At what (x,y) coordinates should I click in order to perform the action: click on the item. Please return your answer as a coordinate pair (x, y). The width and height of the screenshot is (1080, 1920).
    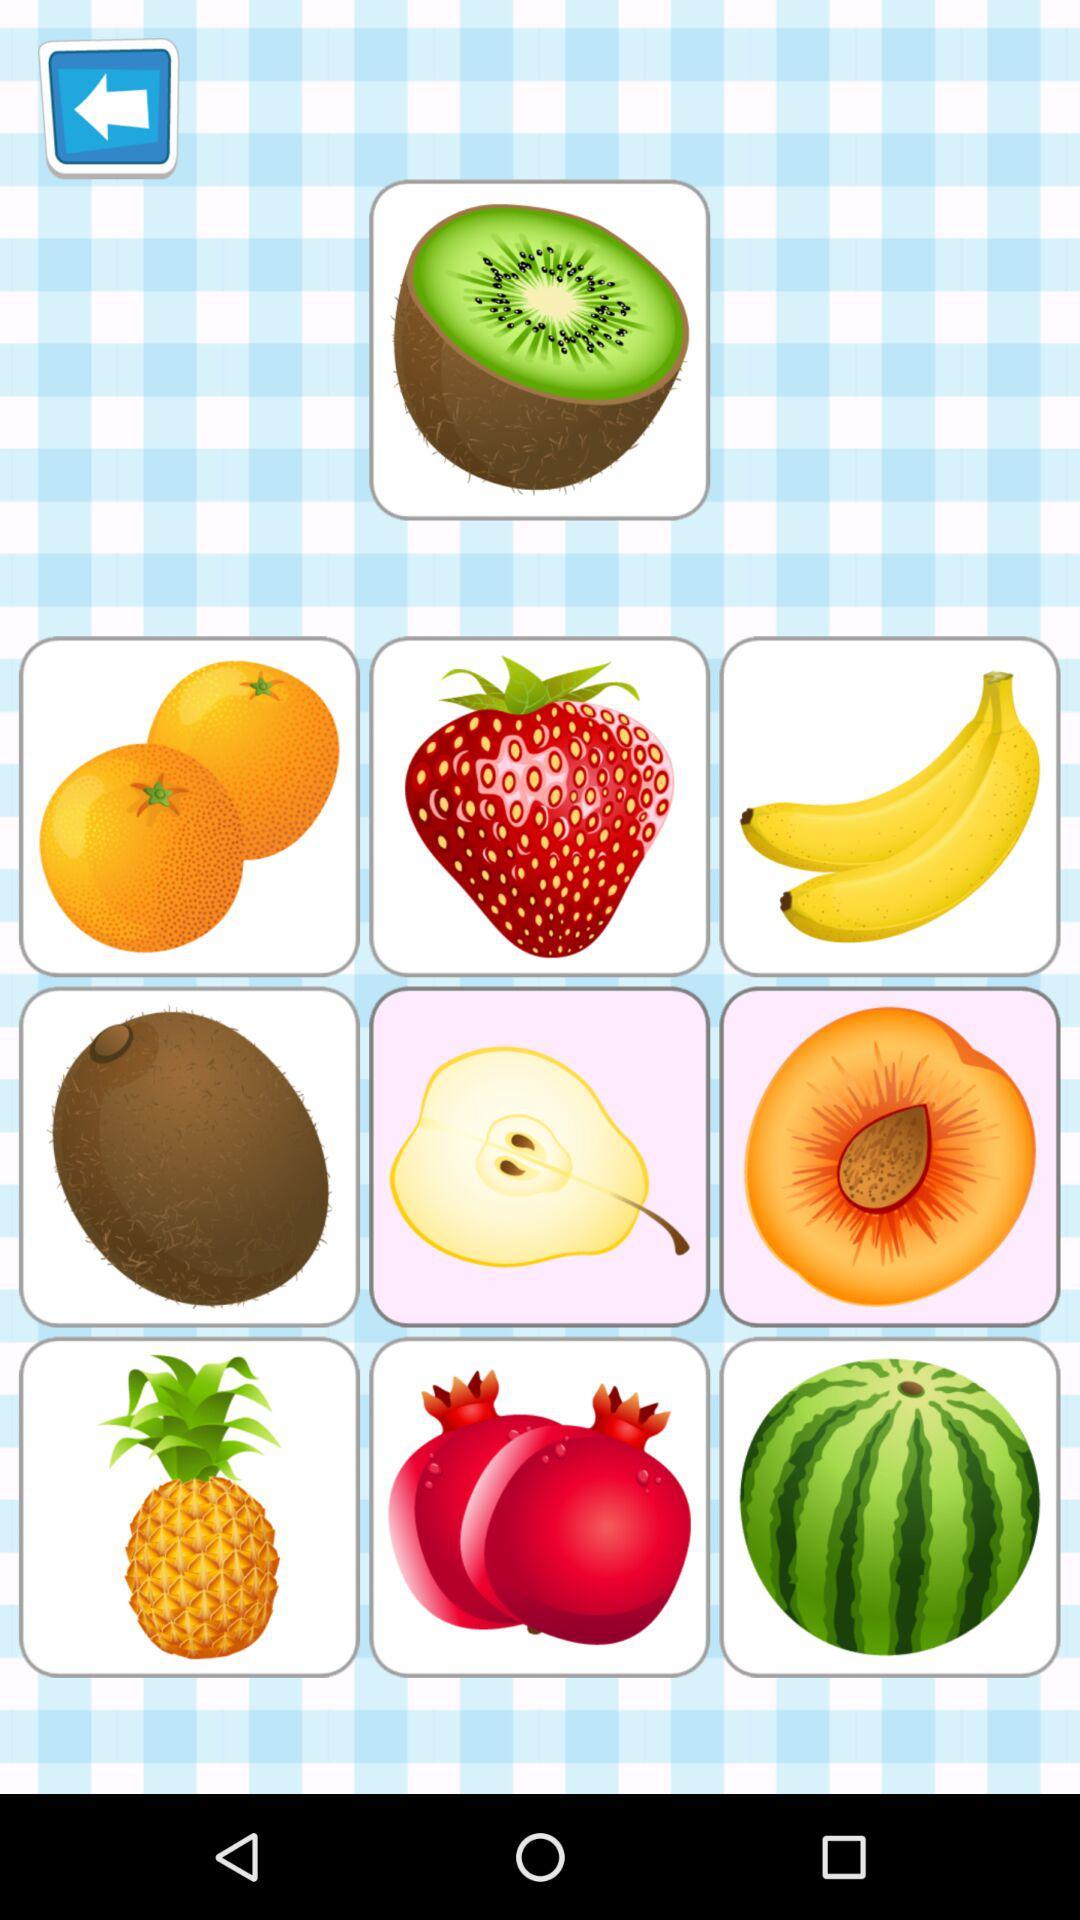
    Looking at the image, I should click on (538, 349).